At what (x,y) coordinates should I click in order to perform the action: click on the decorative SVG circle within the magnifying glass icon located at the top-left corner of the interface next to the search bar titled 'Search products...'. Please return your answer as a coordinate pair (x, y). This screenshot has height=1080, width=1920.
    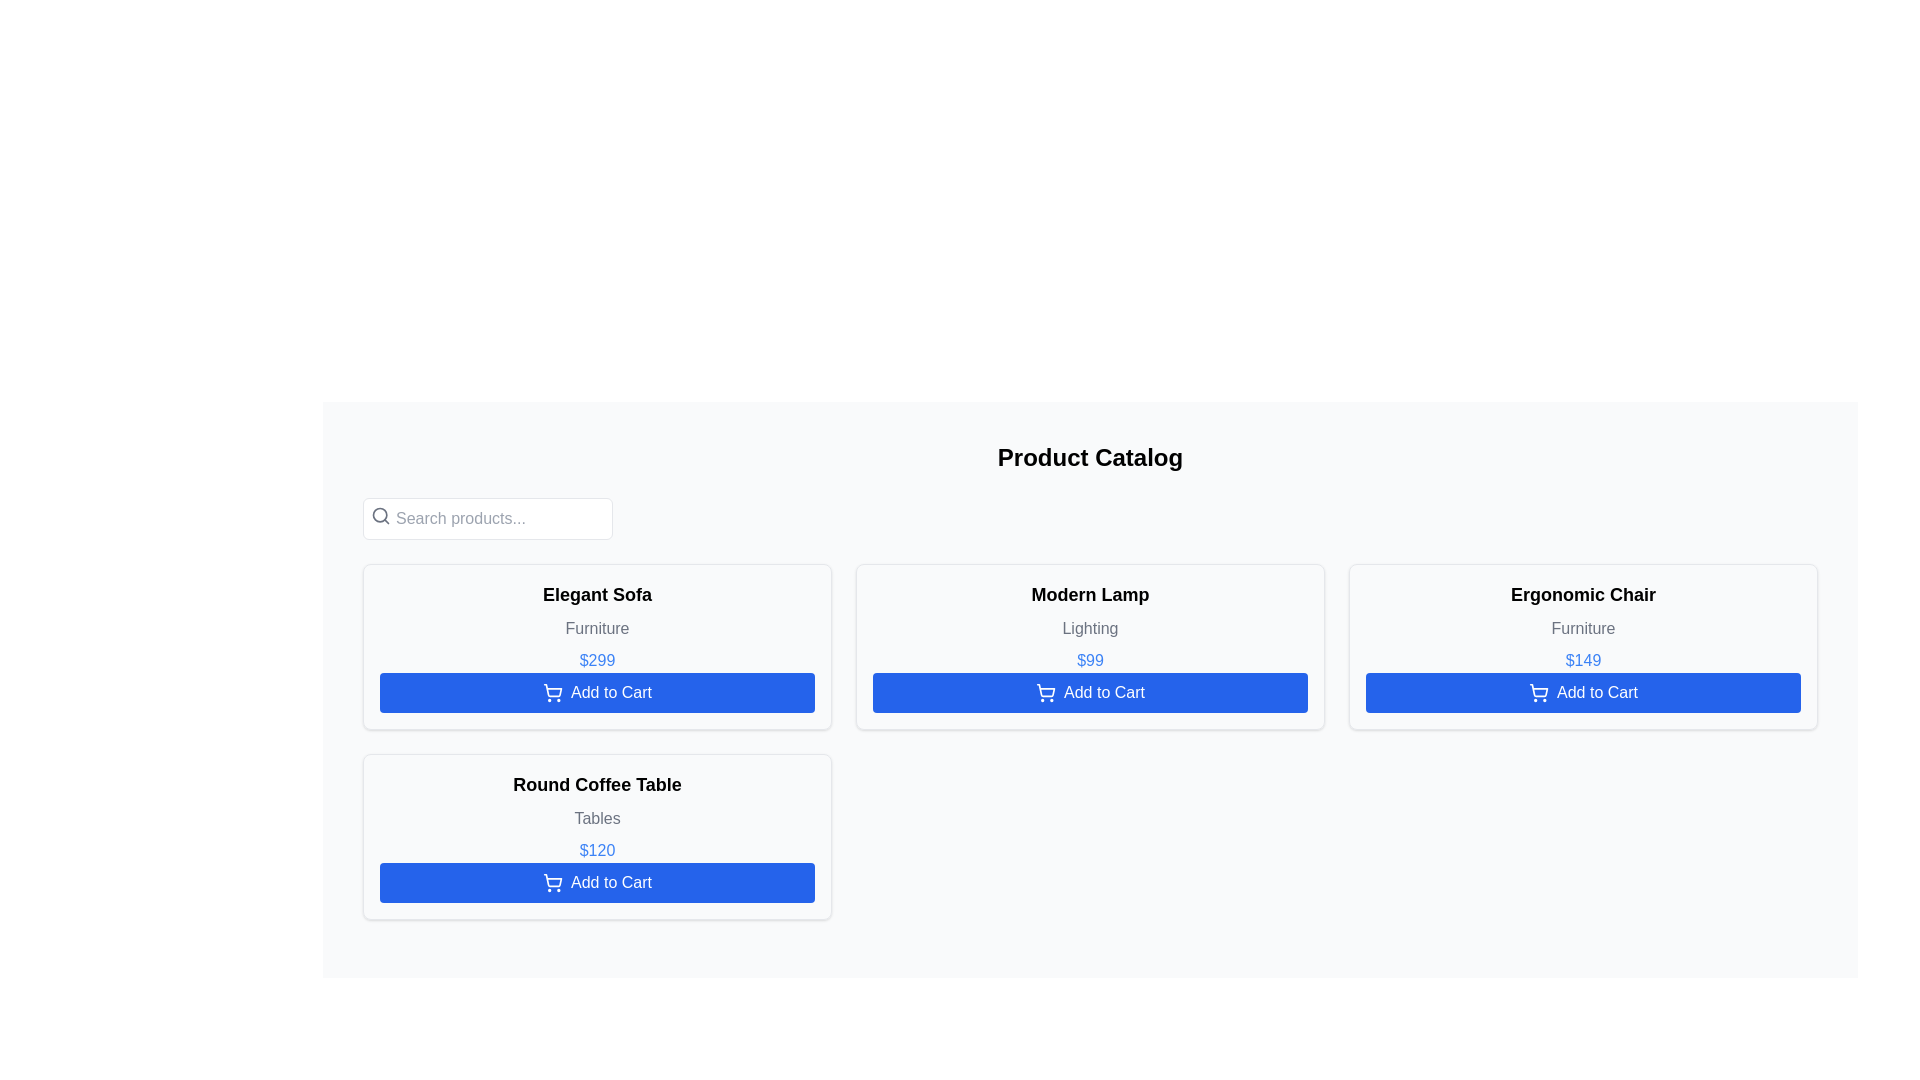
    Looking at the image, I should click on (380, 514).